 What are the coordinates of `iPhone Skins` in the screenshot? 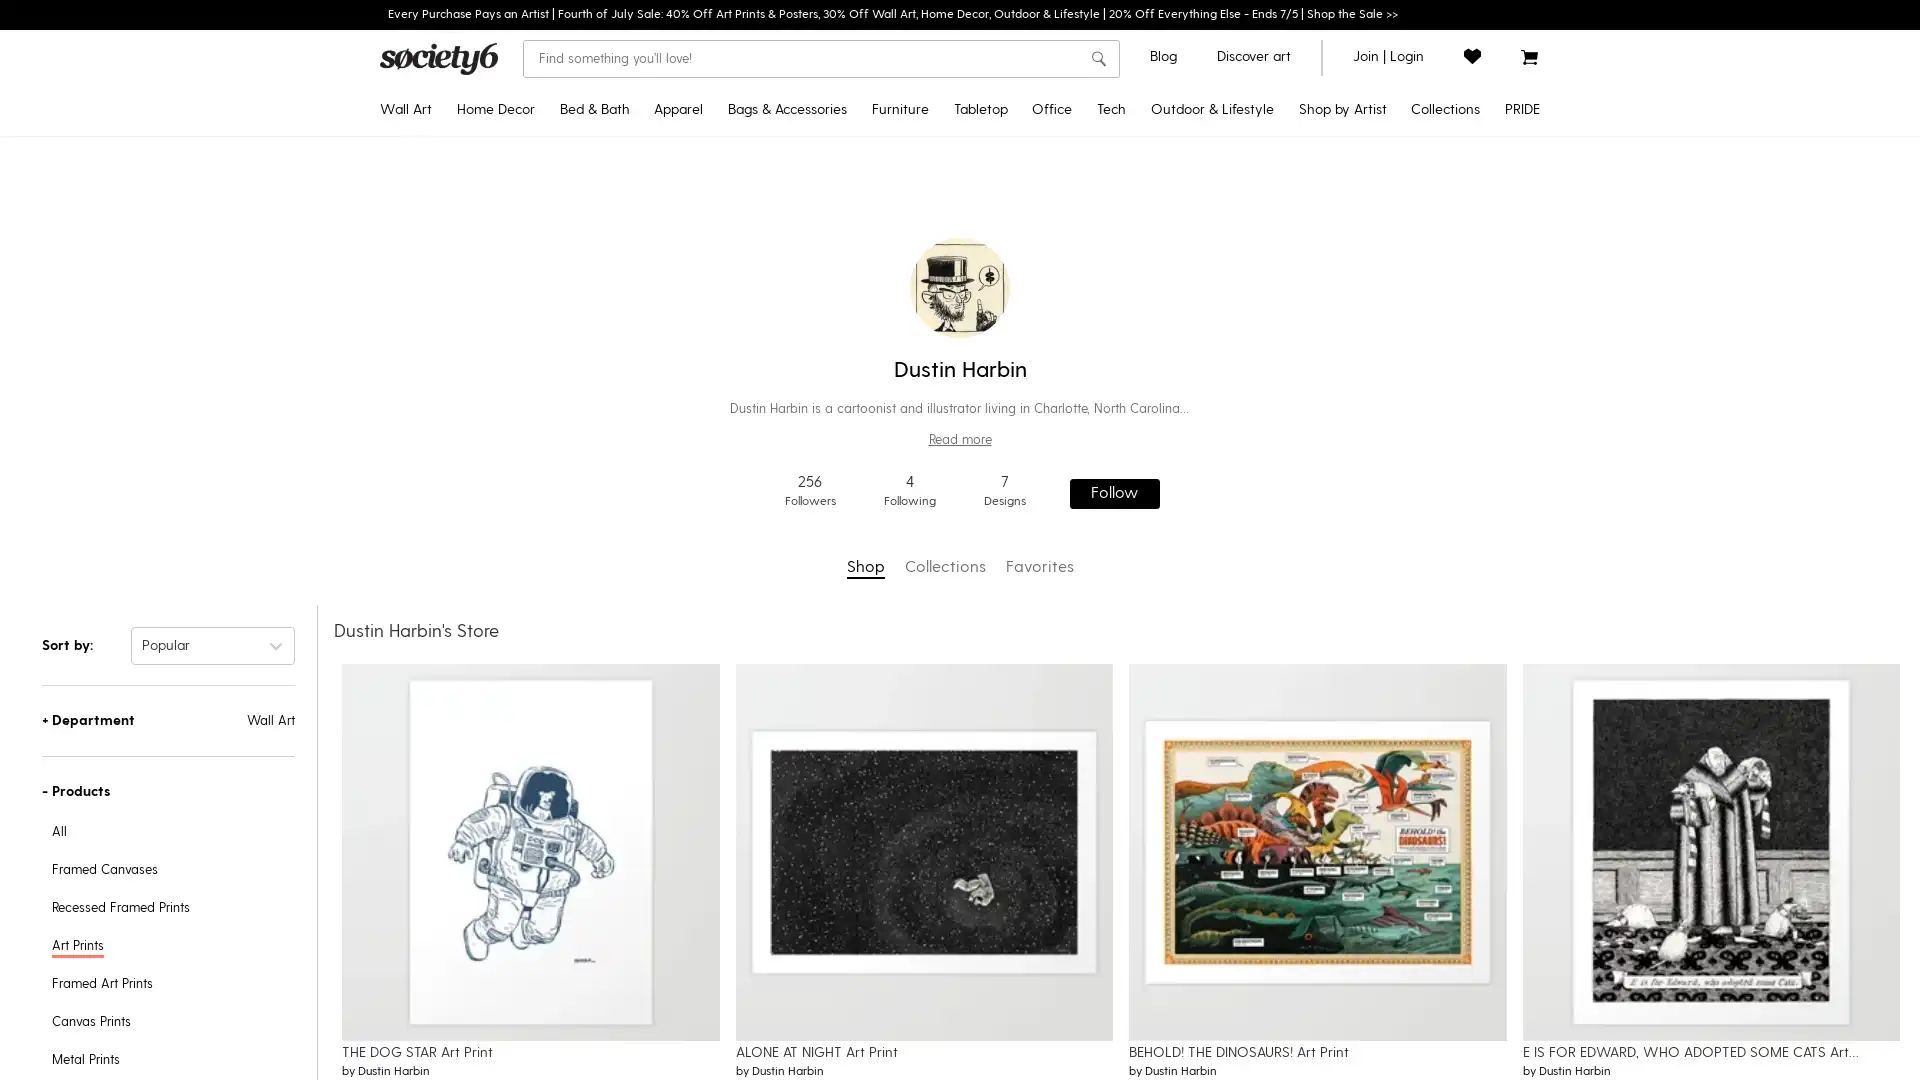 It's located at (1182, 514).